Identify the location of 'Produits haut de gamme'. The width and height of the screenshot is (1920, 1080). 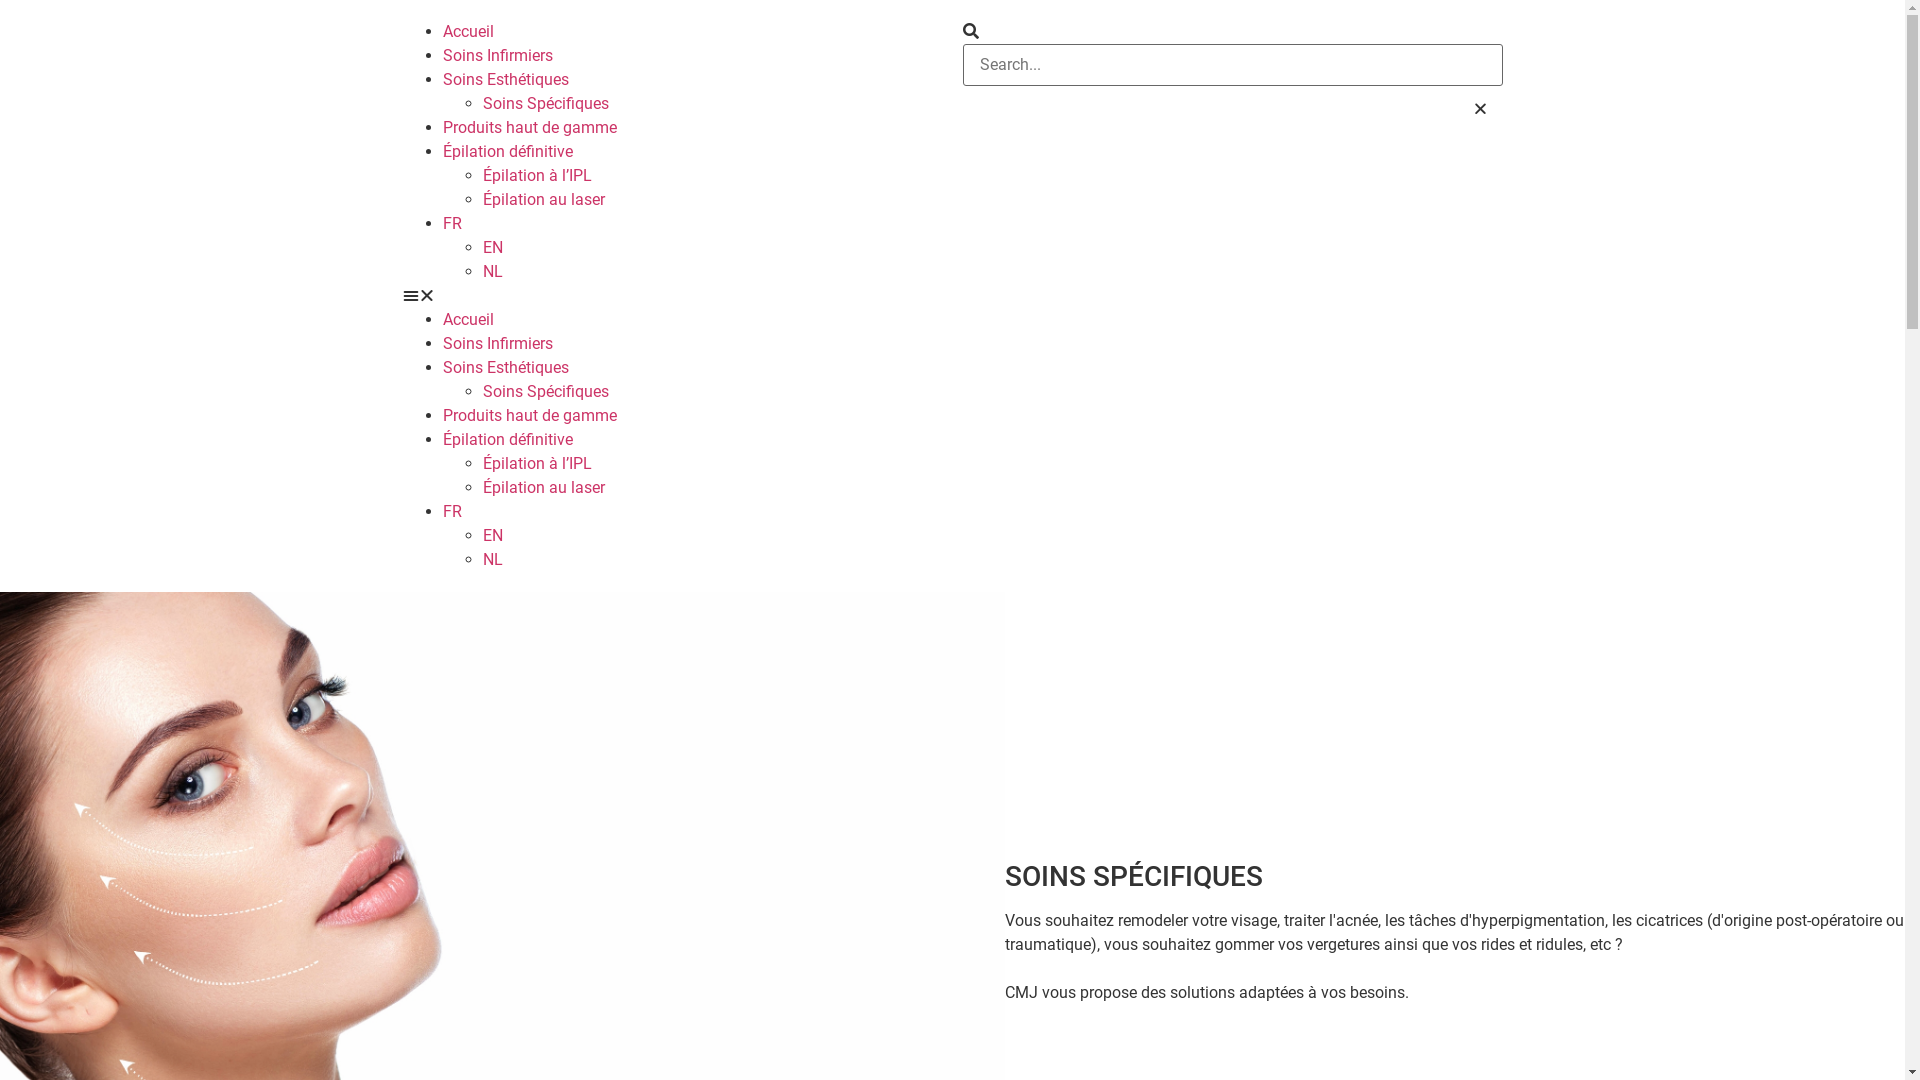
(440, 127).